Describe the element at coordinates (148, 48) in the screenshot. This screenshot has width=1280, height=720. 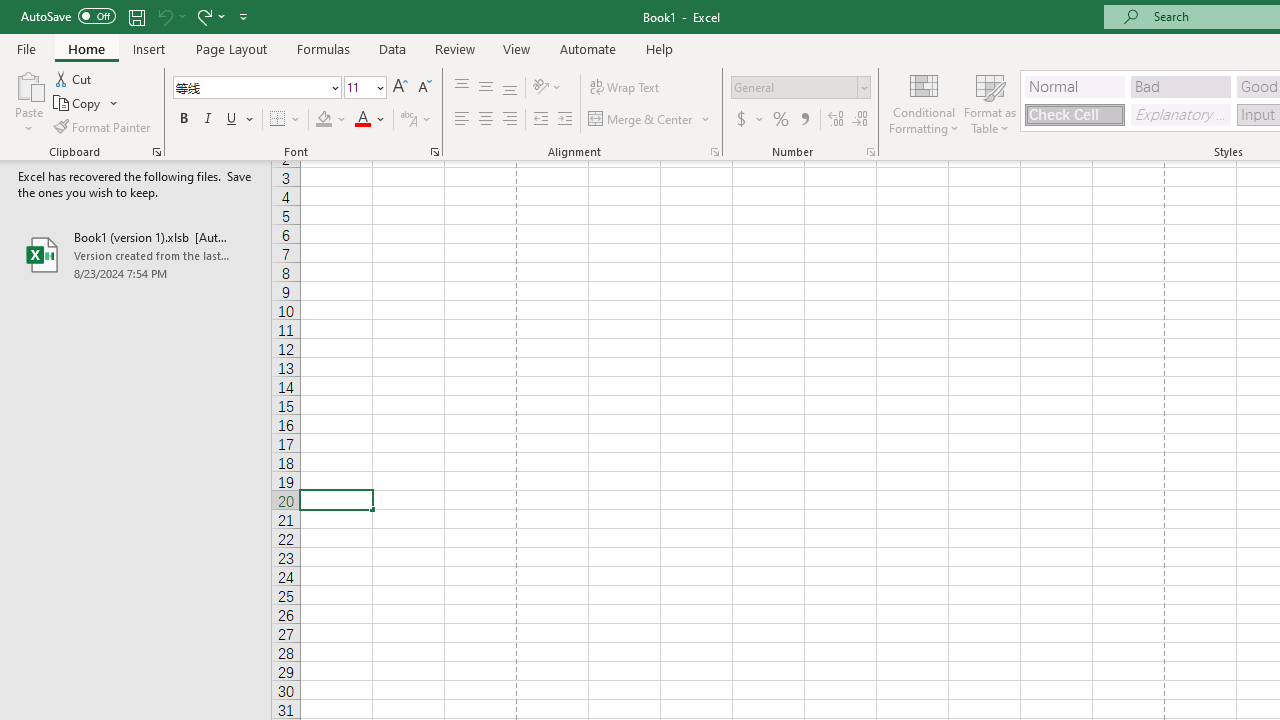
I see `'Insert'` at that location.